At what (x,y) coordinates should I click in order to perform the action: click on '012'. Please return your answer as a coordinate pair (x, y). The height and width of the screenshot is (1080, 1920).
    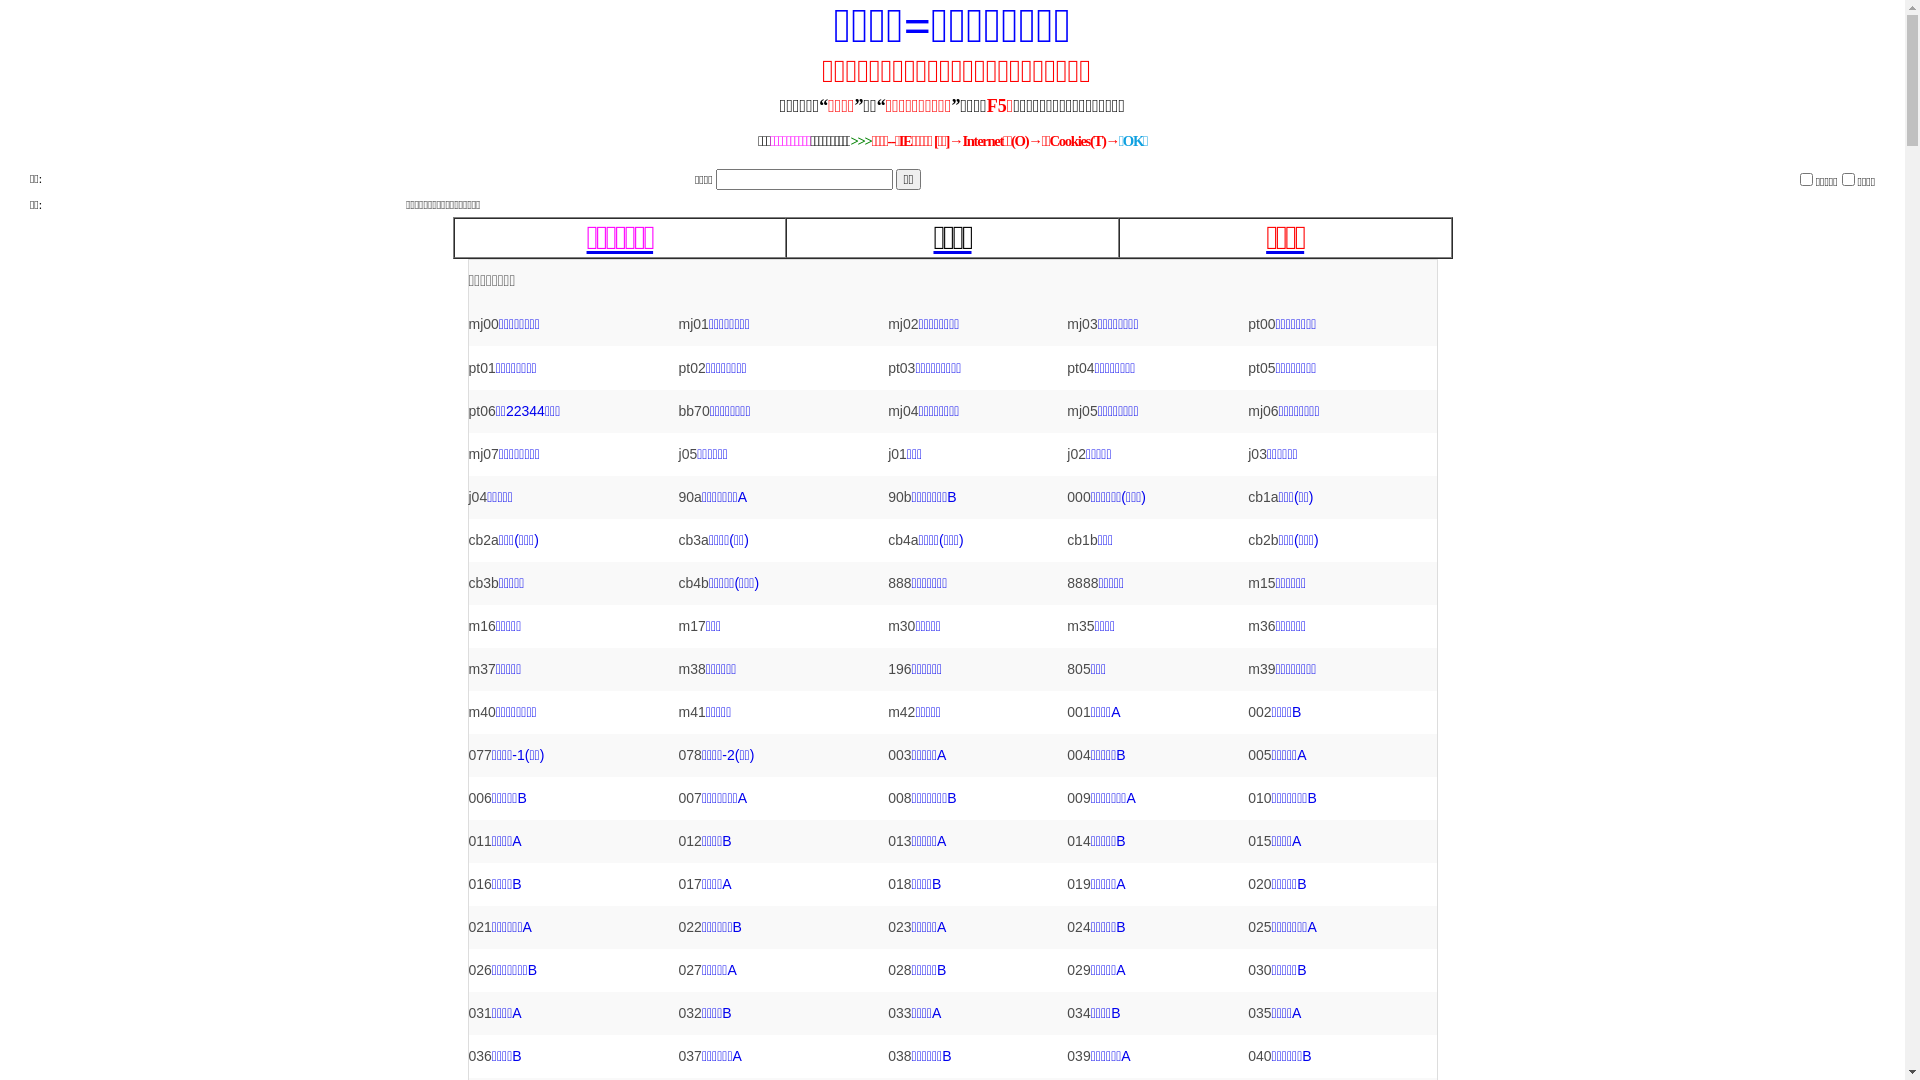
    Looking at the image, I should click on (690, 840).